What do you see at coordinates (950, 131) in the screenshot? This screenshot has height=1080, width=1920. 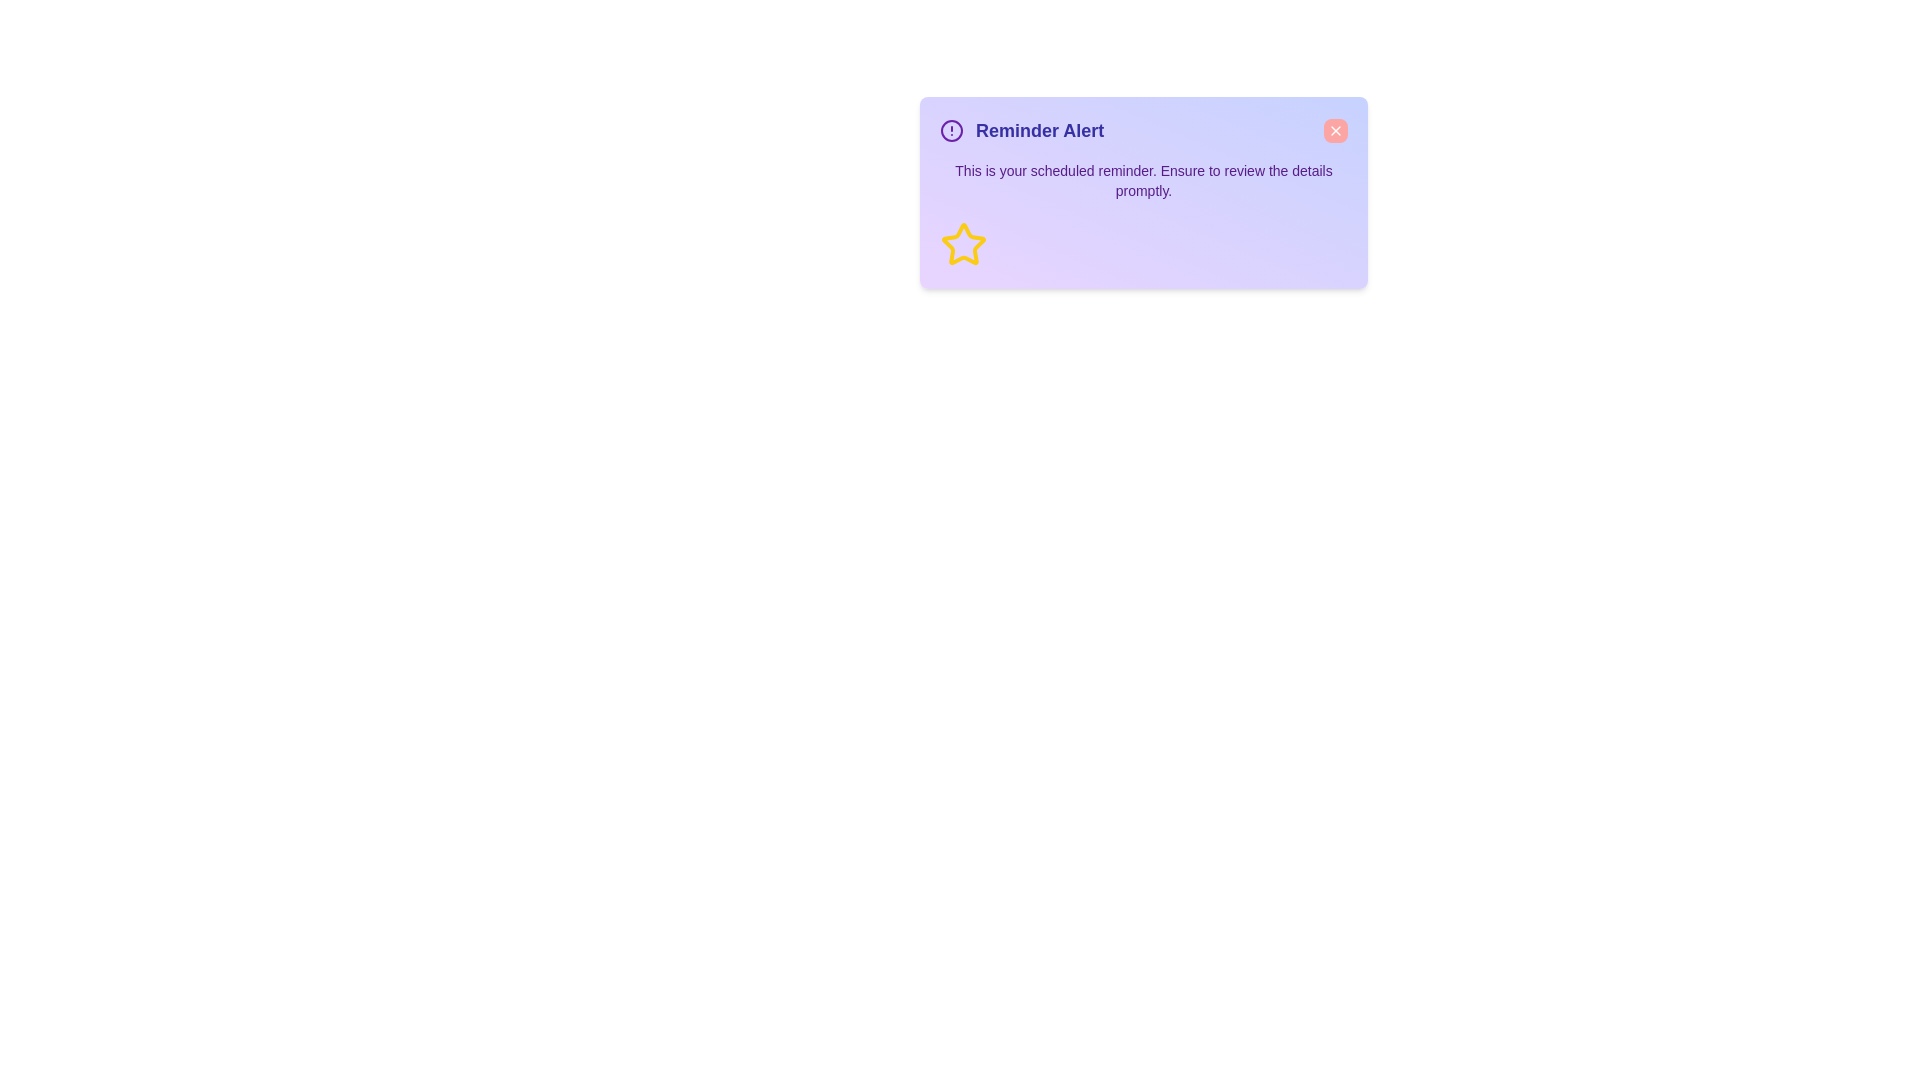 I see `the alert icon to inspect it for additional context` at bounding box center [950, 131].